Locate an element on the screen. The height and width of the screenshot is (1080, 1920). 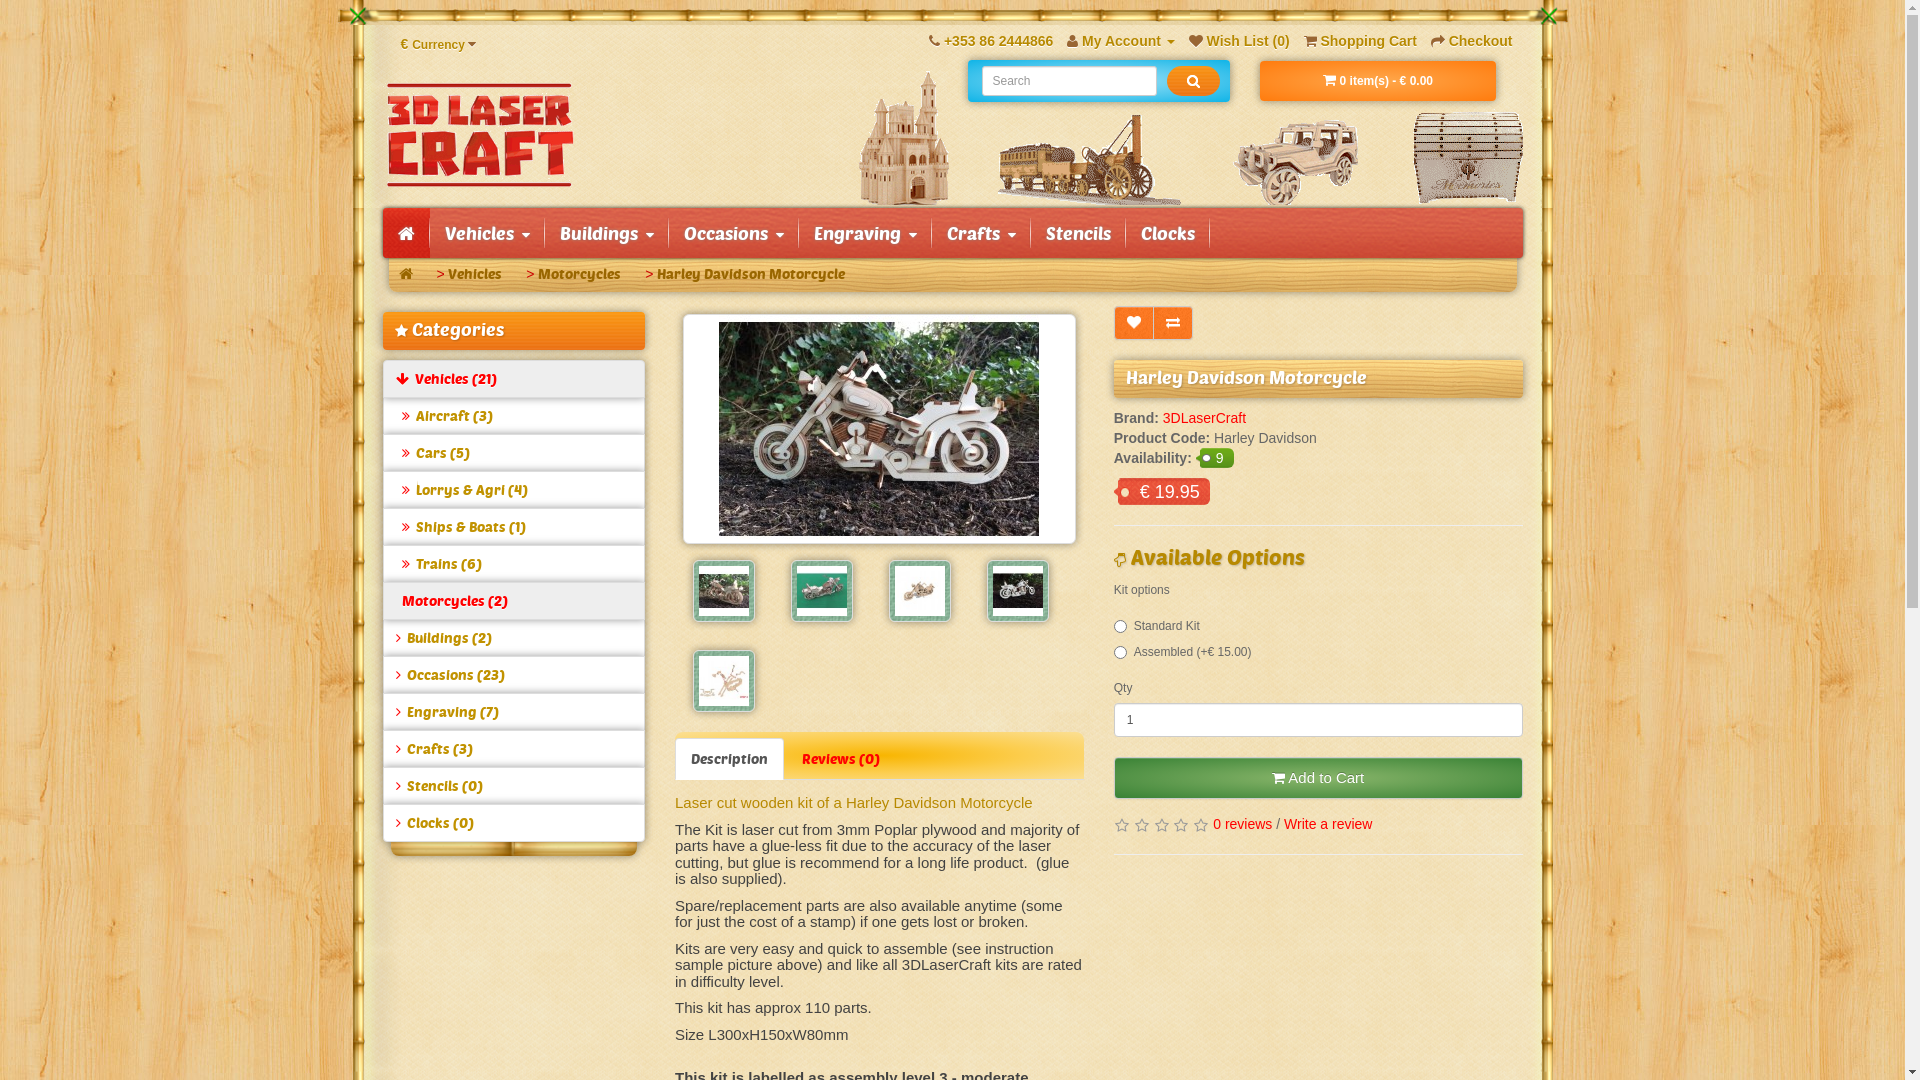
'Vehicles  ' is located at coordinates (487, 231).